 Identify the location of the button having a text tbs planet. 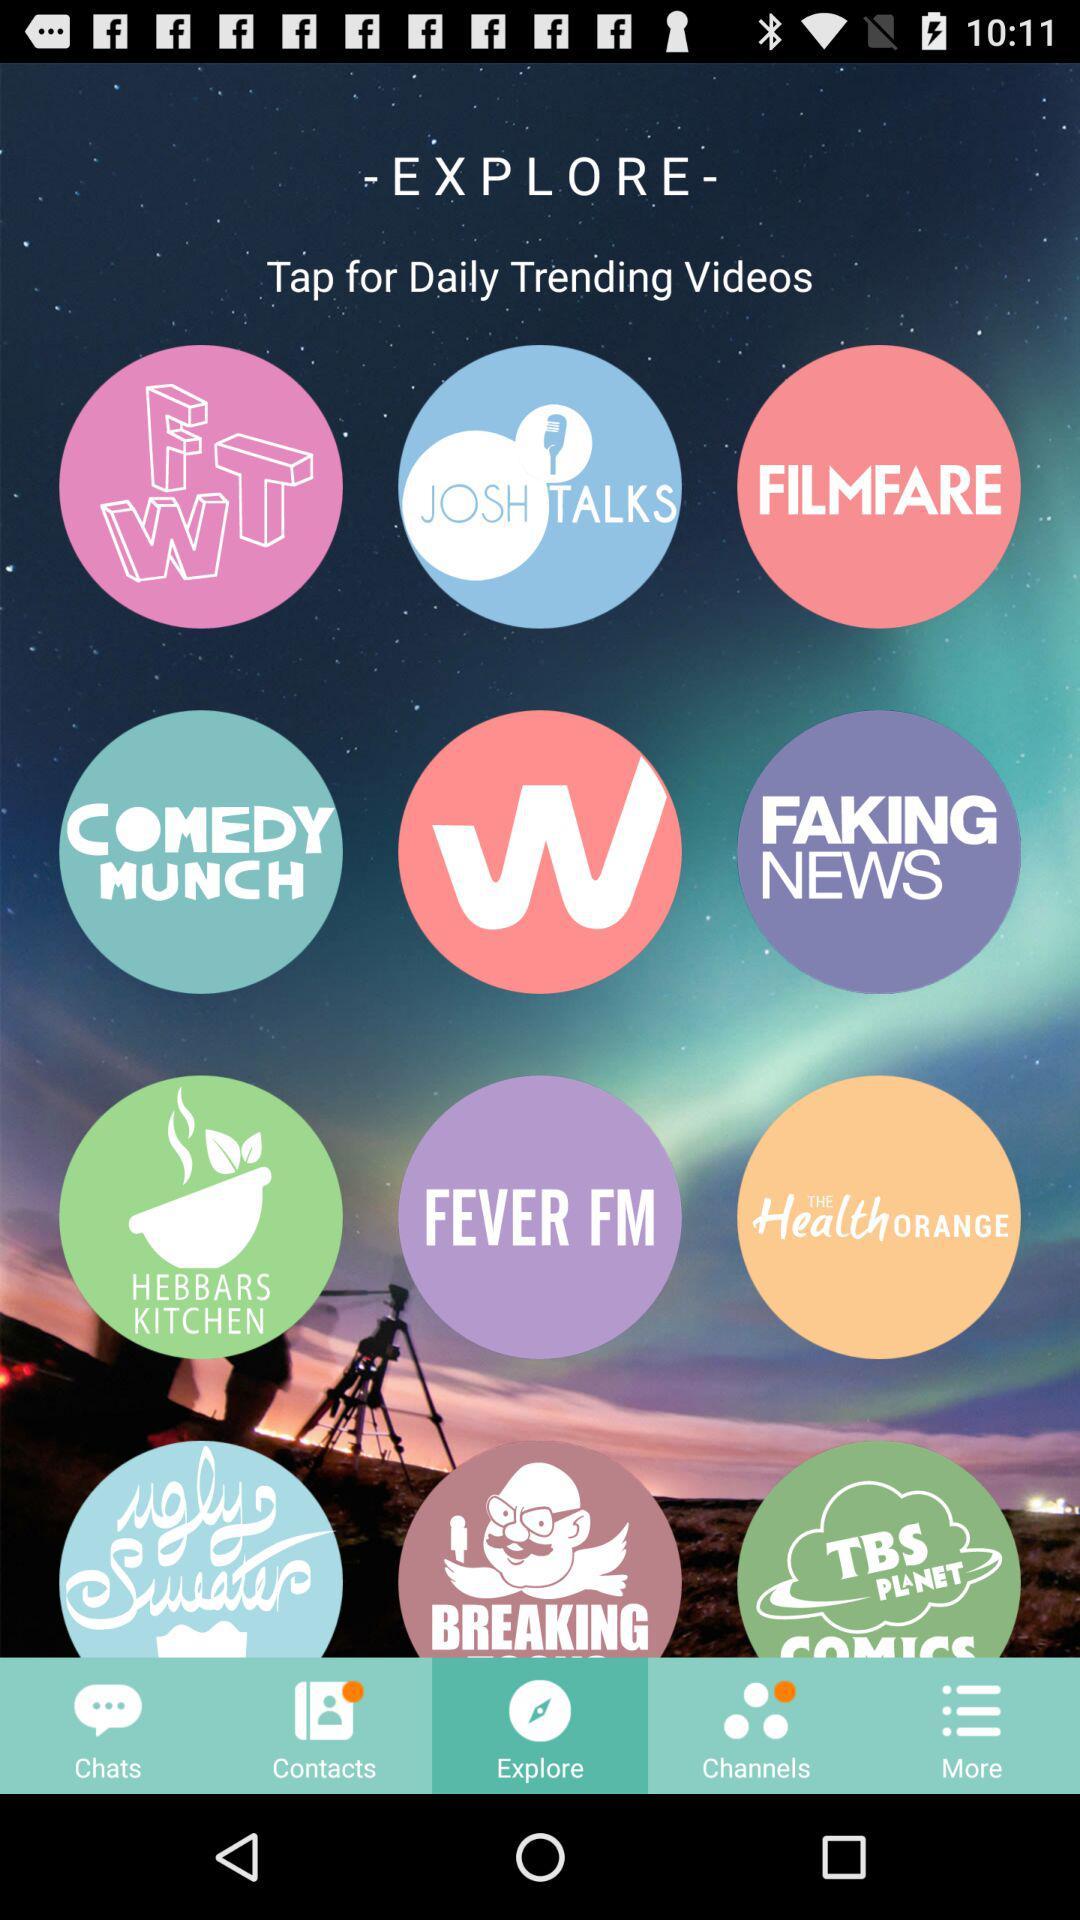
(878, 1548).